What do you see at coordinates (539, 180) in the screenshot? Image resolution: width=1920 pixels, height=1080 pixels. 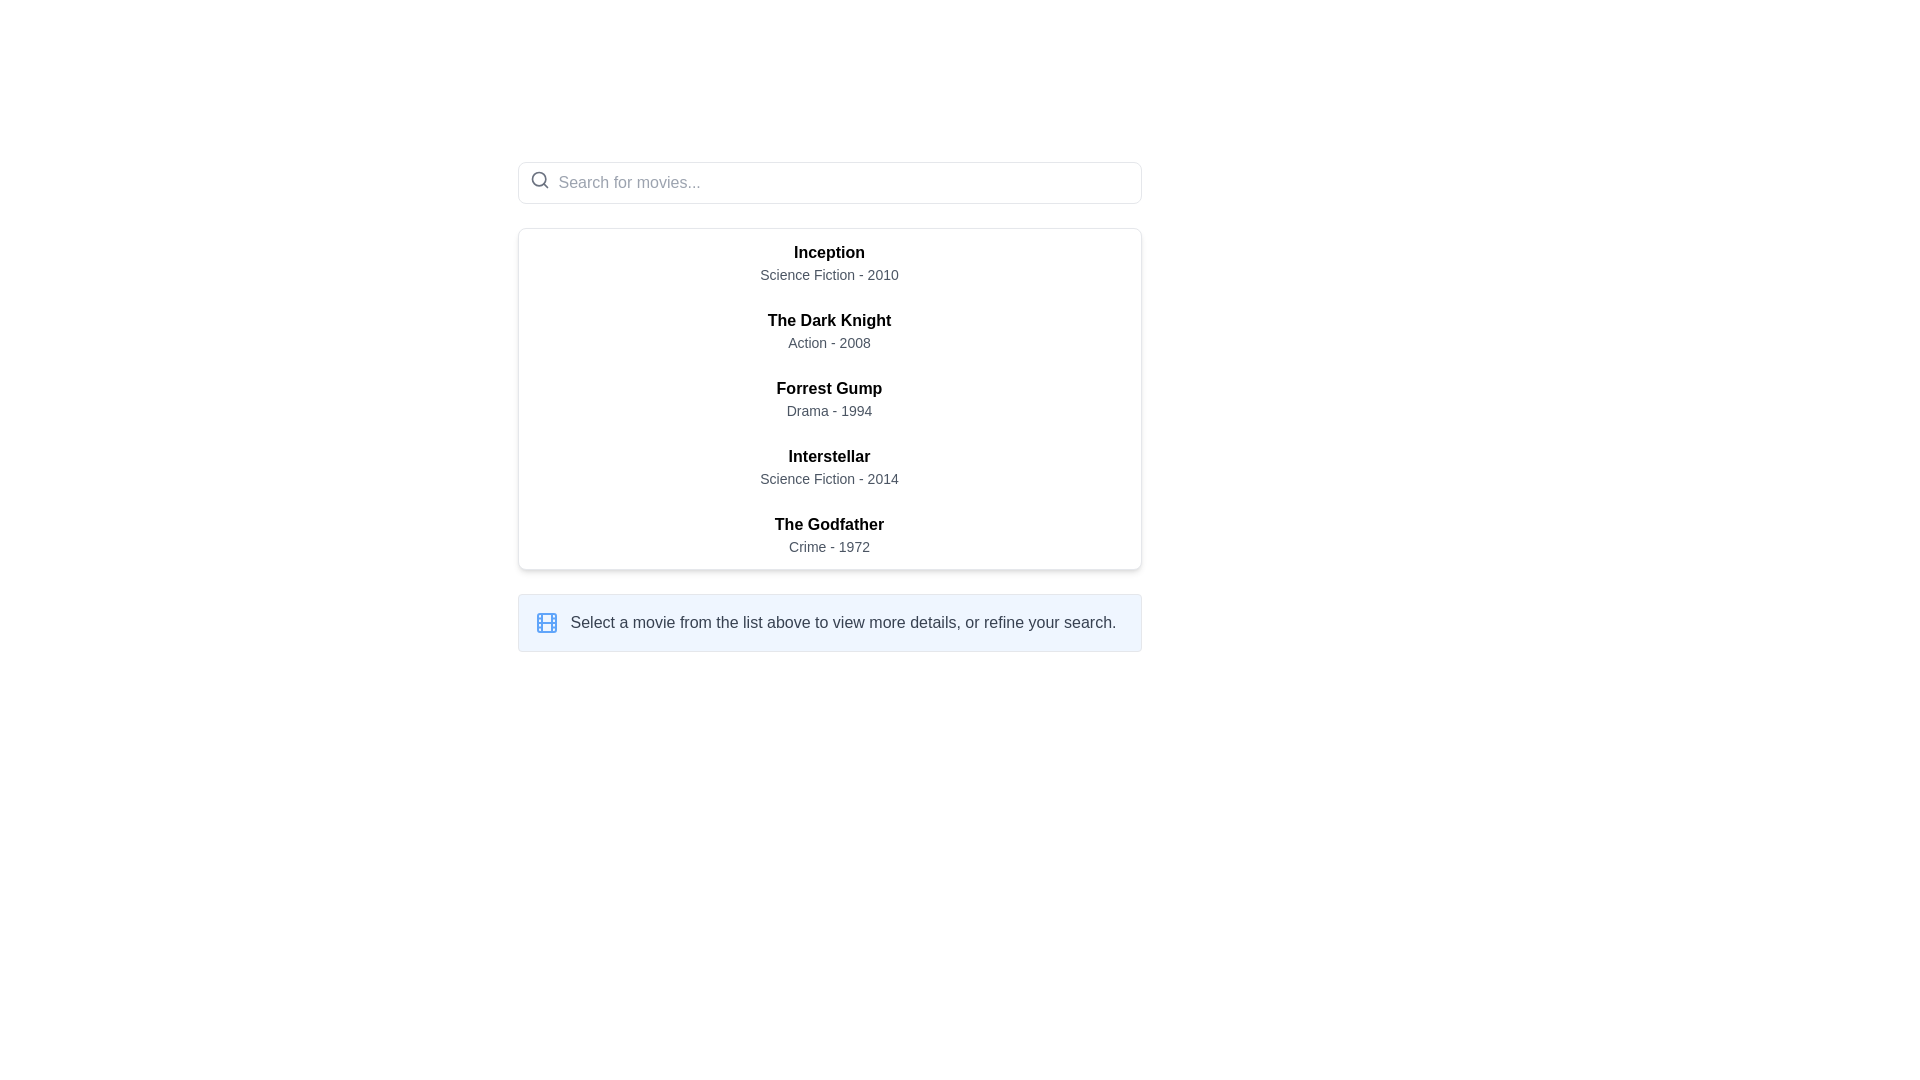 I see `the magnifying-glass icon which is styled in gray and located to the left of the search input field at the top-center of the interface` at bounding box center [539, 180].